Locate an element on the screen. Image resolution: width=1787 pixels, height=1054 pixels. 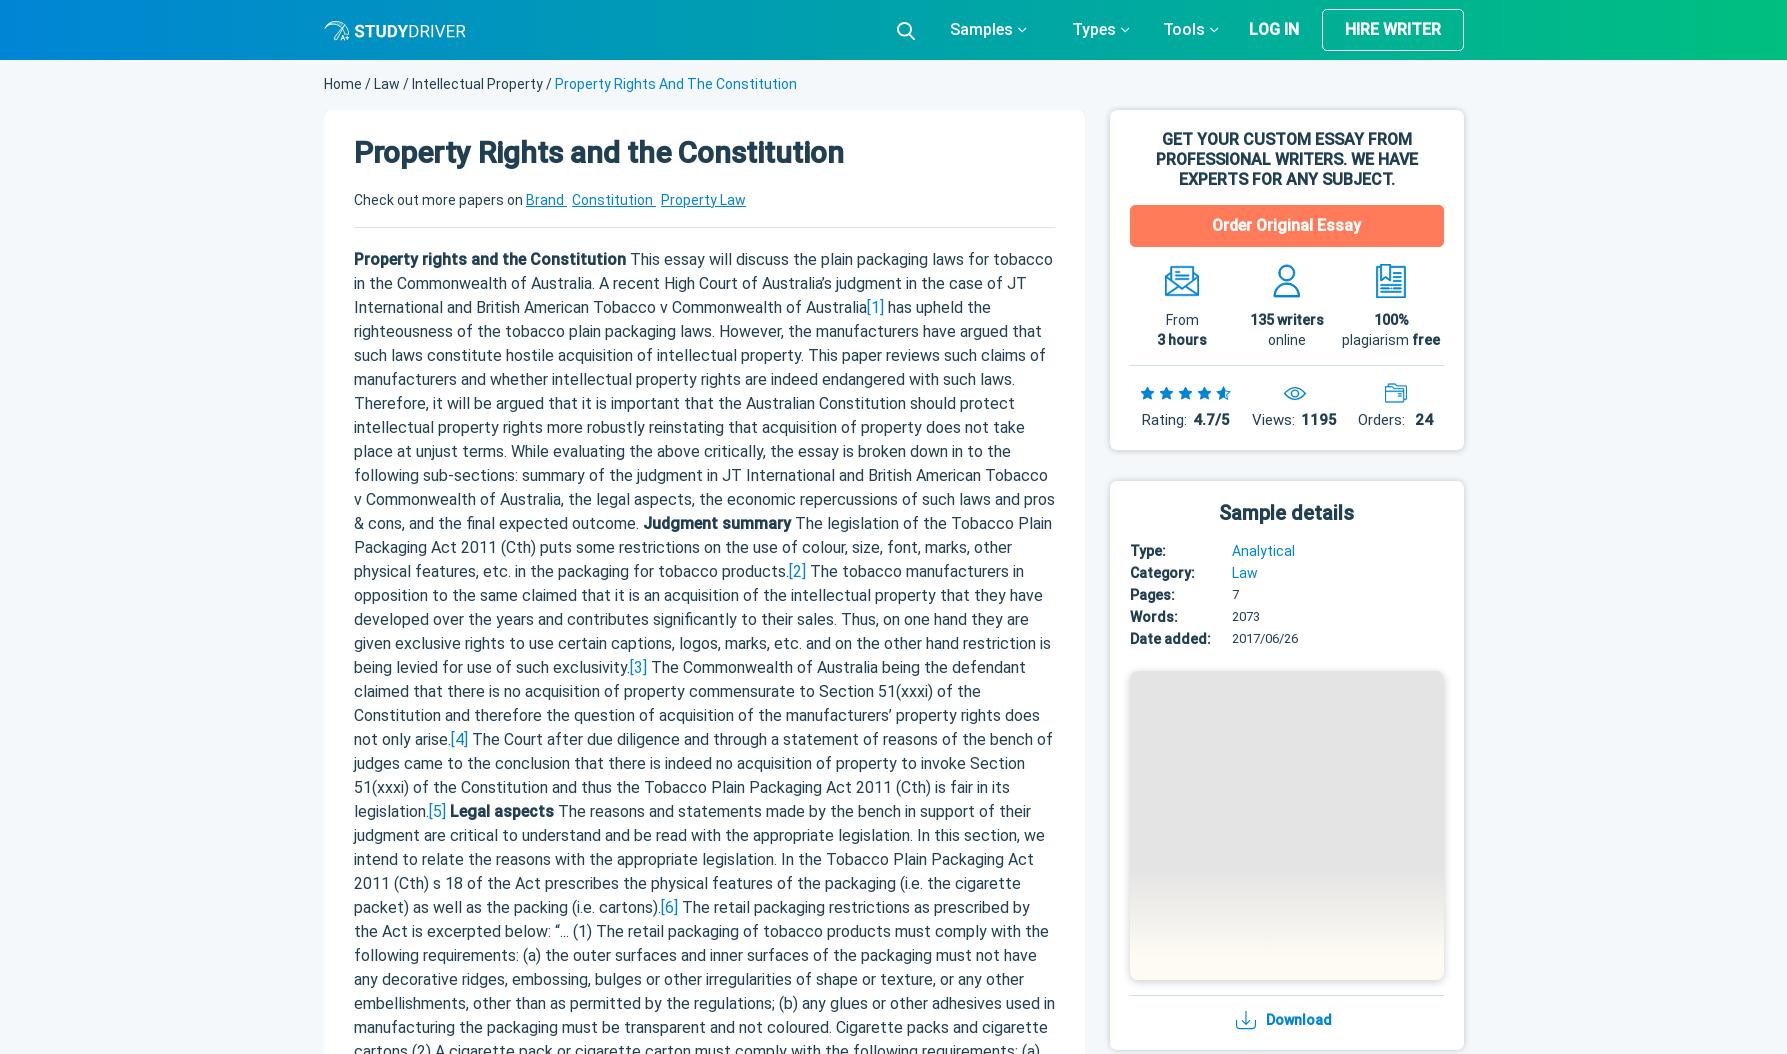
'From' is located at coordinates (1181, 319).